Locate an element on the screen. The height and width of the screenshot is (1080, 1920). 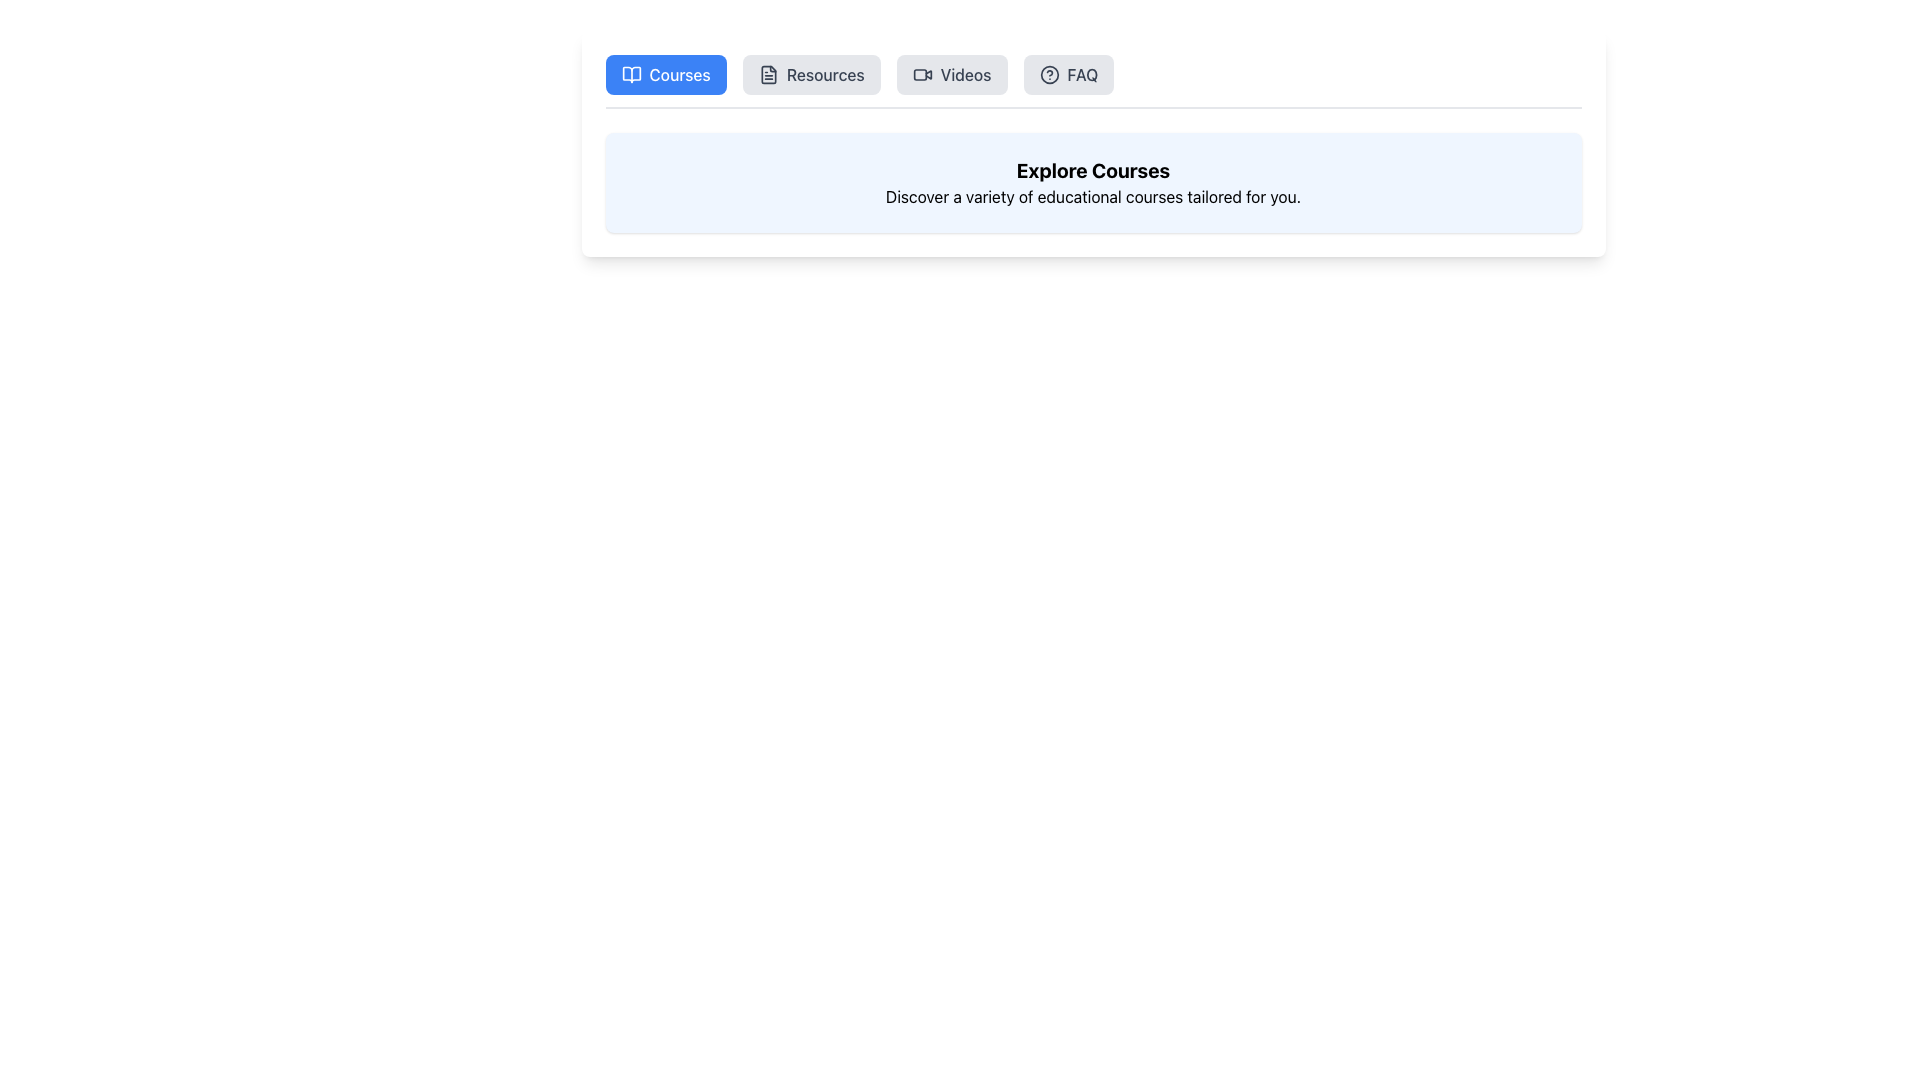
the video icon with a camera-like symbol, located to the left of the 'Videos' button in the navigation bar is located at coordinates (921, 73).